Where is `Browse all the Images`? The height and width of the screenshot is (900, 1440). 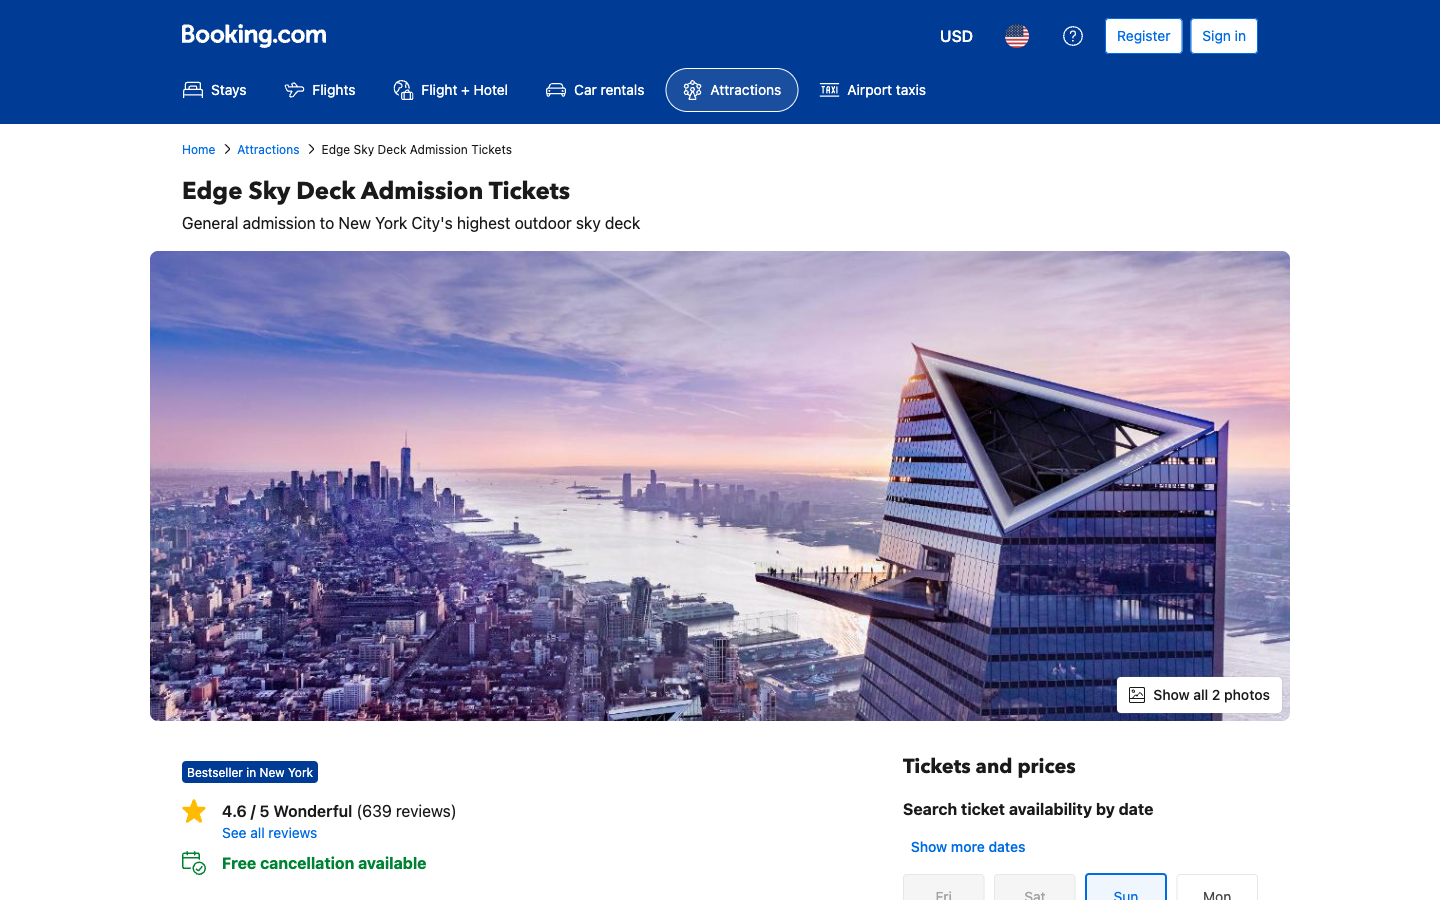 Browse all the Images is located at coordinates (1199, 693).